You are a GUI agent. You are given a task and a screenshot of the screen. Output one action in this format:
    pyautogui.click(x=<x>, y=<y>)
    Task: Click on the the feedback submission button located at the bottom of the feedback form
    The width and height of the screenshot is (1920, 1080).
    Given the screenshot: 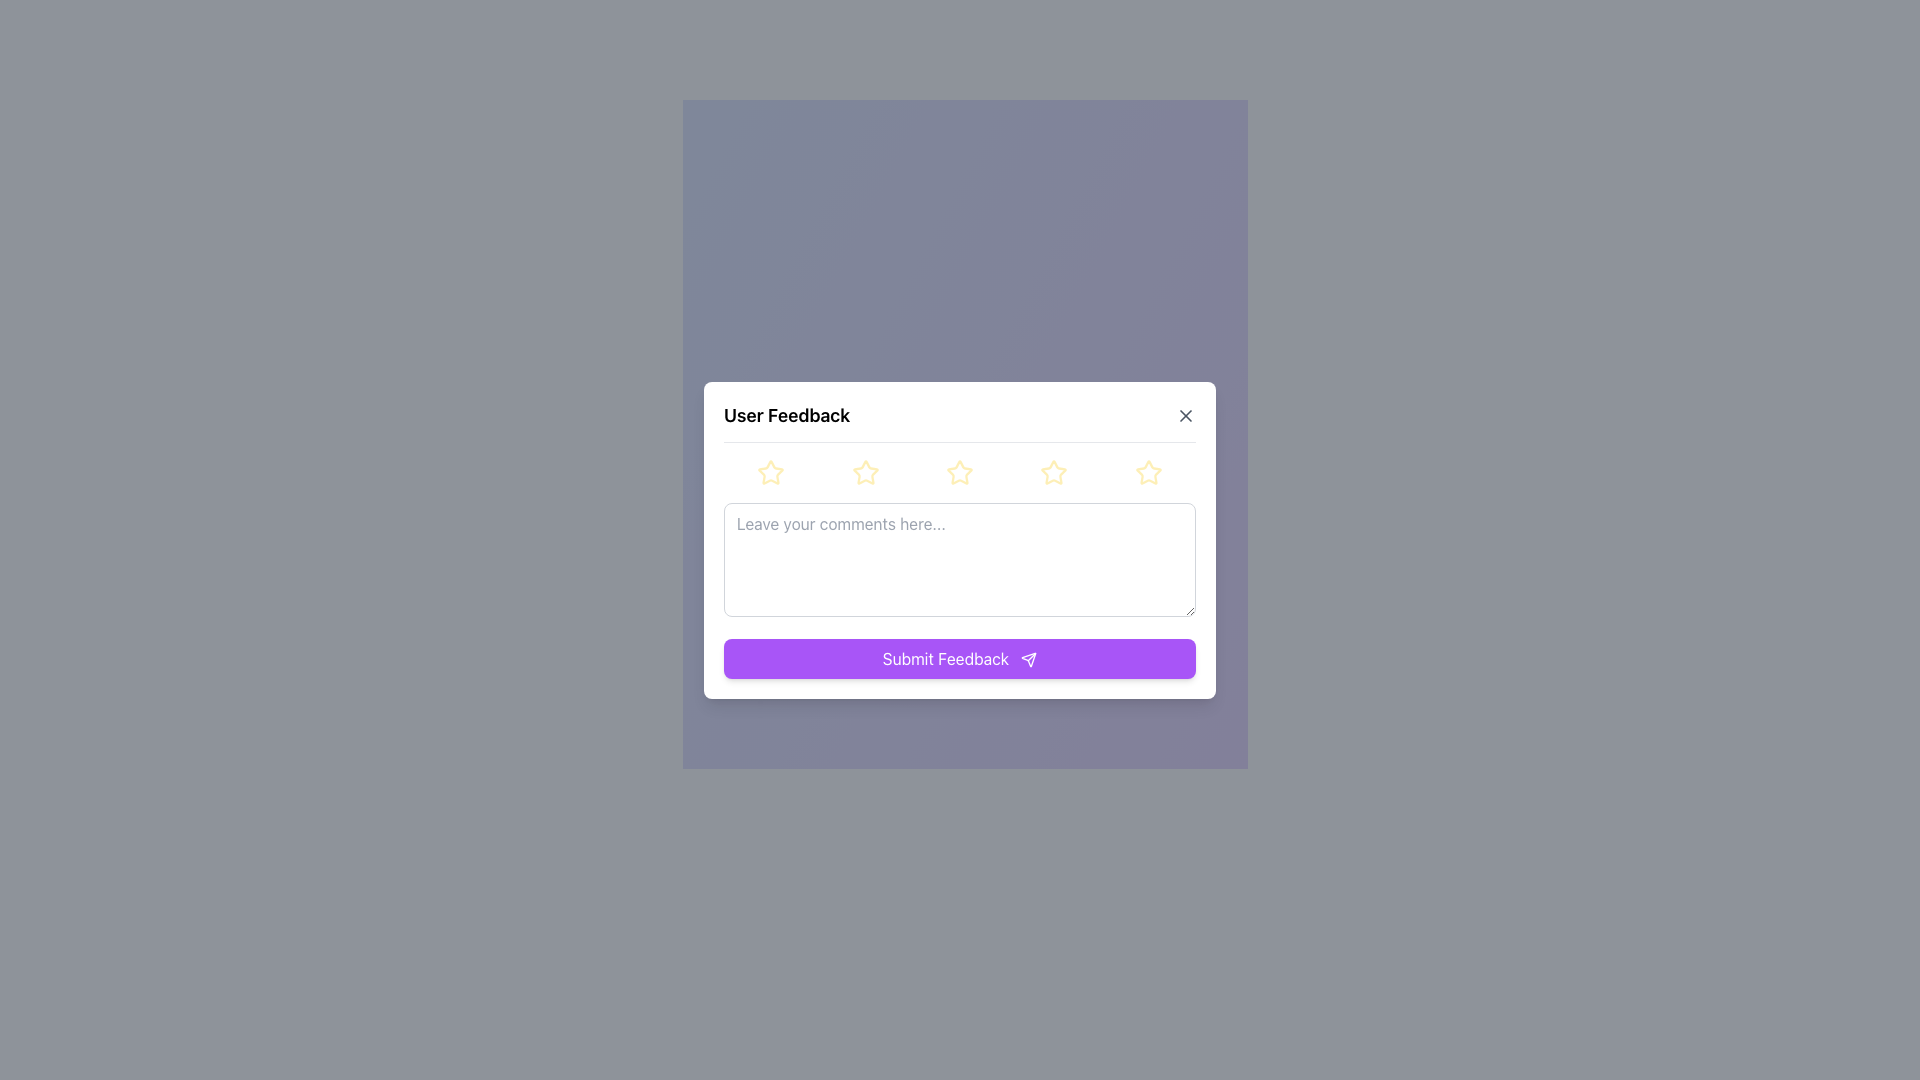 What is the action you would take?
    pyautogui.click(x=960, y=658)
    